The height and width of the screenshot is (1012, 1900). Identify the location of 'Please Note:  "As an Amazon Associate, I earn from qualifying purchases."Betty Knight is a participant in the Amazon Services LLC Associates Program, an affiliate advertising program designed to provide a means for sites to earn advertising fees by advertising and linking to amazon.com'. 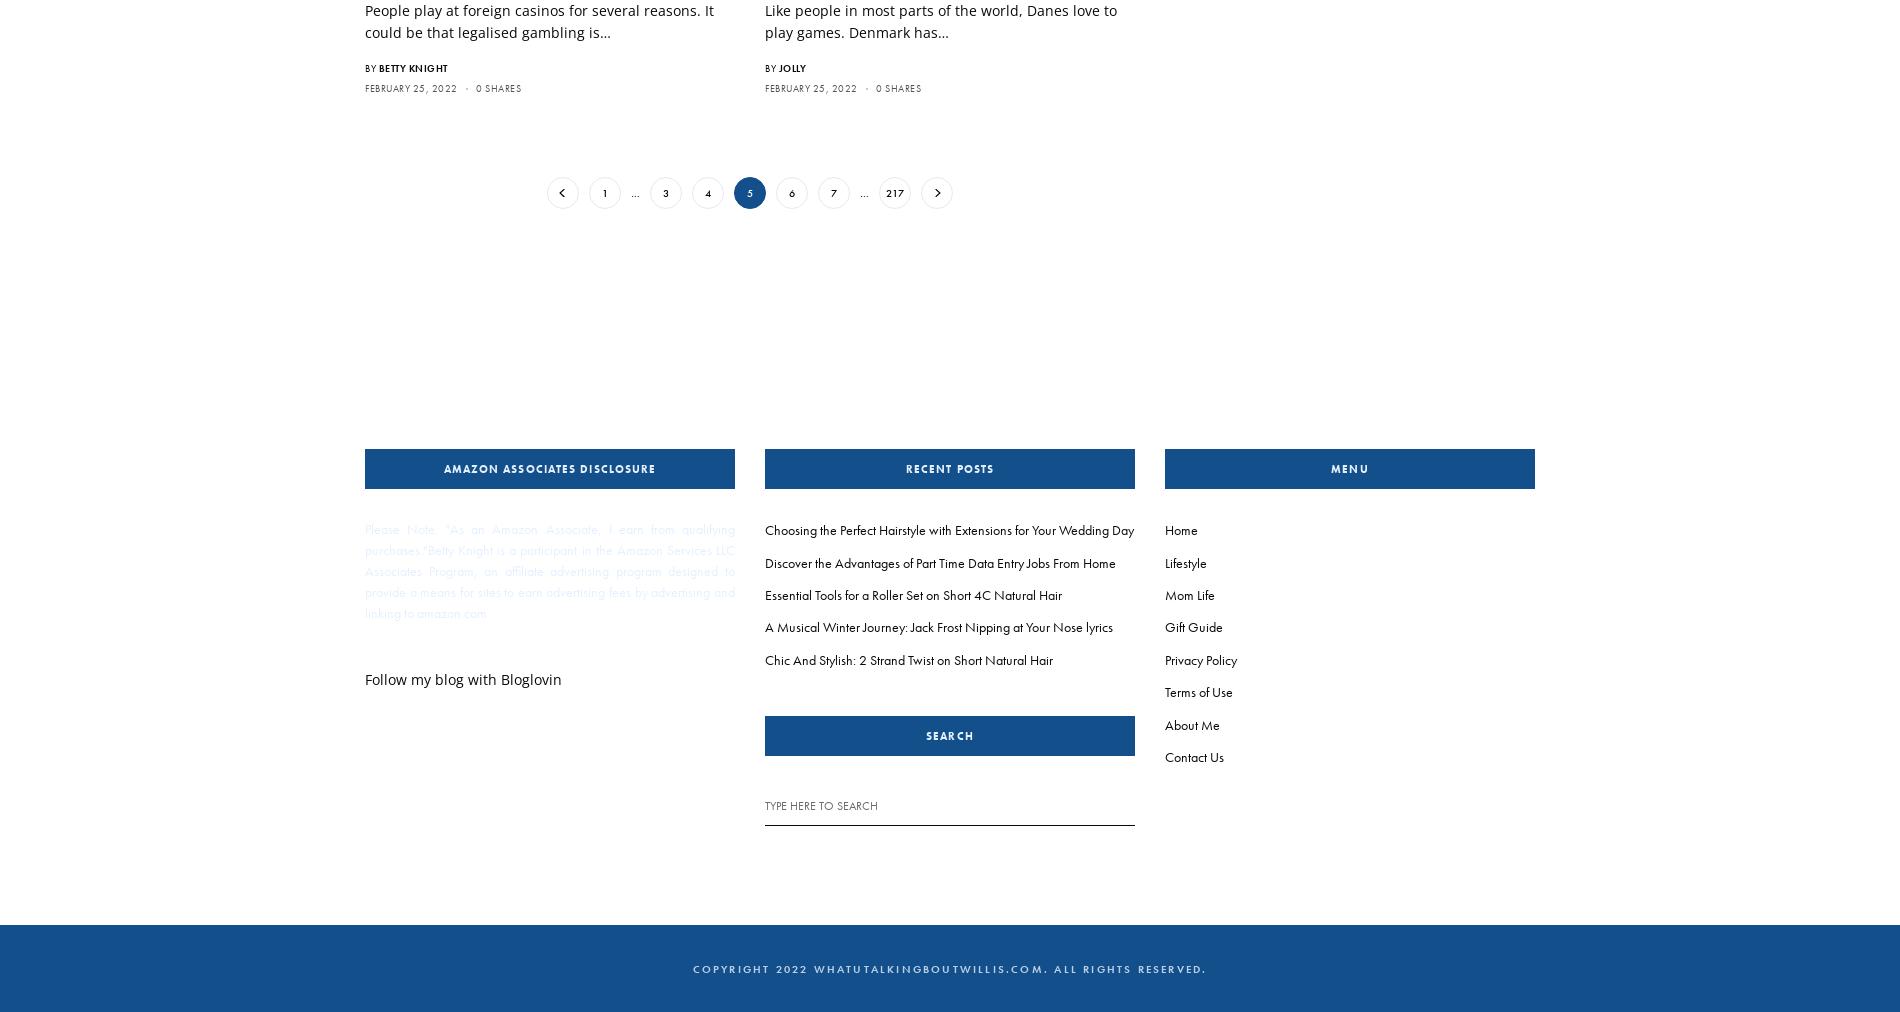
(550, 569).